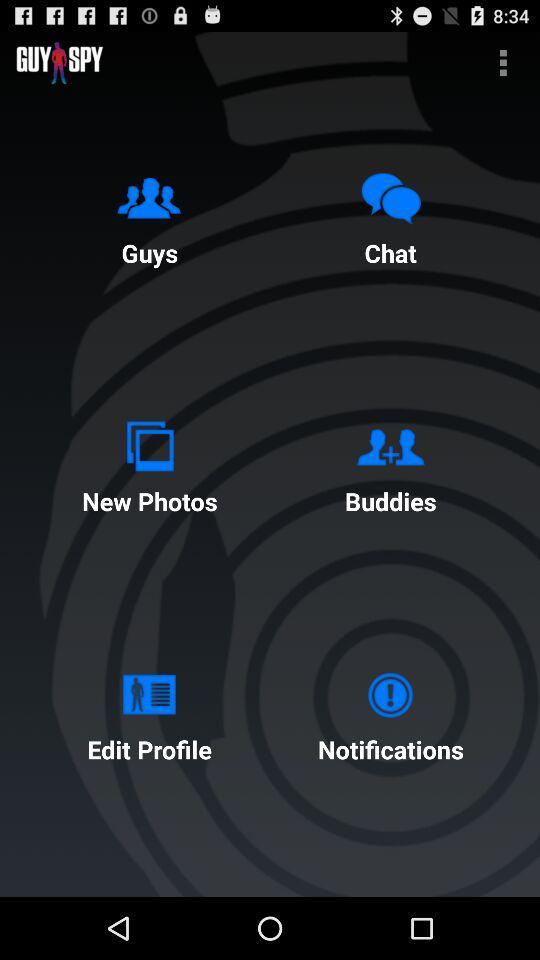  I want to click on item to the left of the buddies item, so click(148, 463).